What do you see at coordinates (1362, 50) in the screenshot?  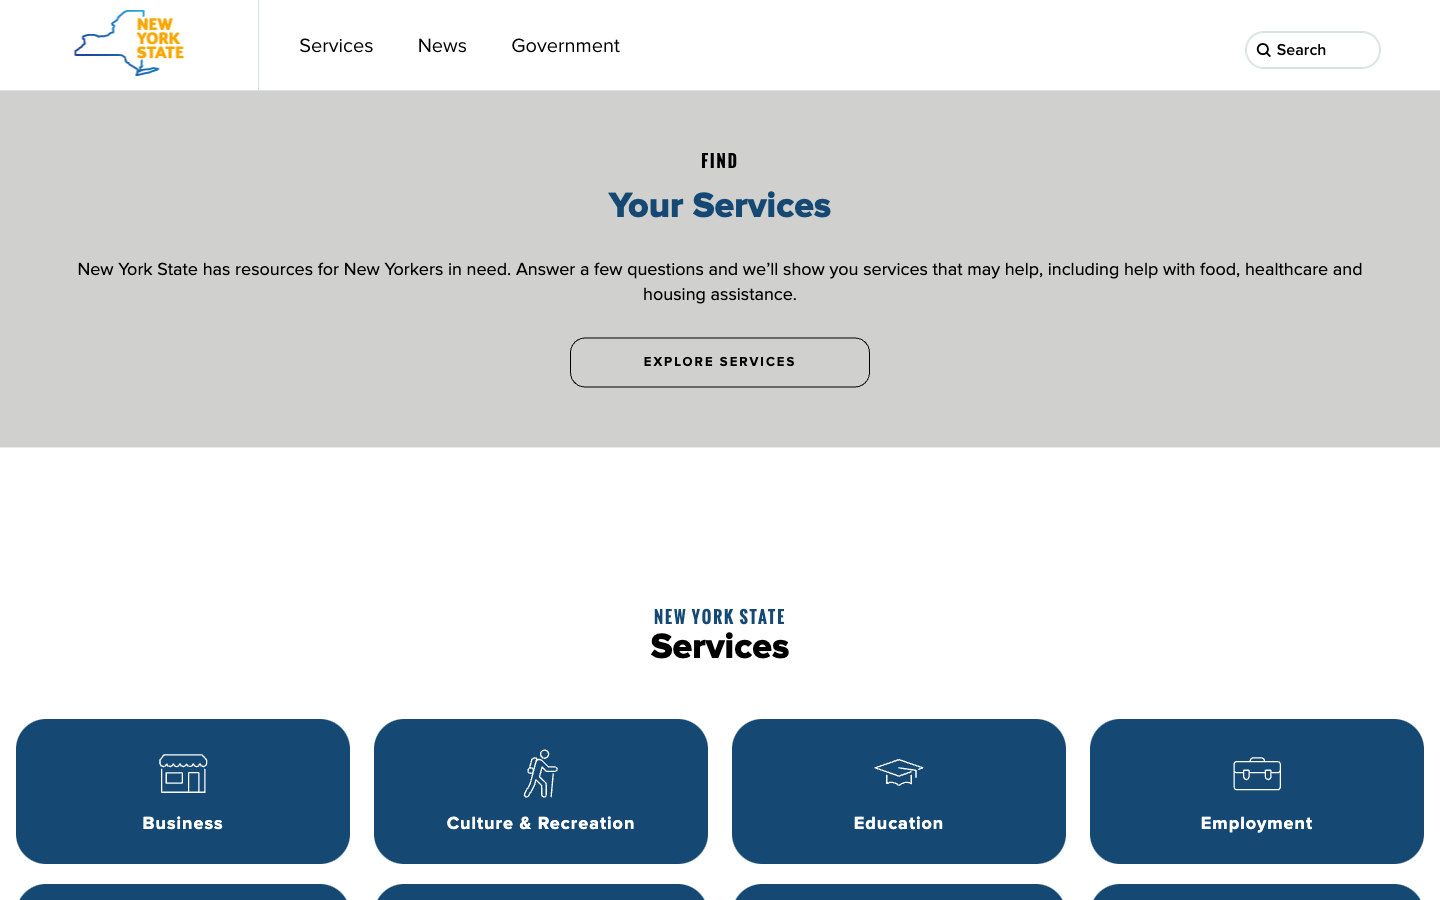 I see `Search for "bank" using the search button` at bounding box center [1362, 50].